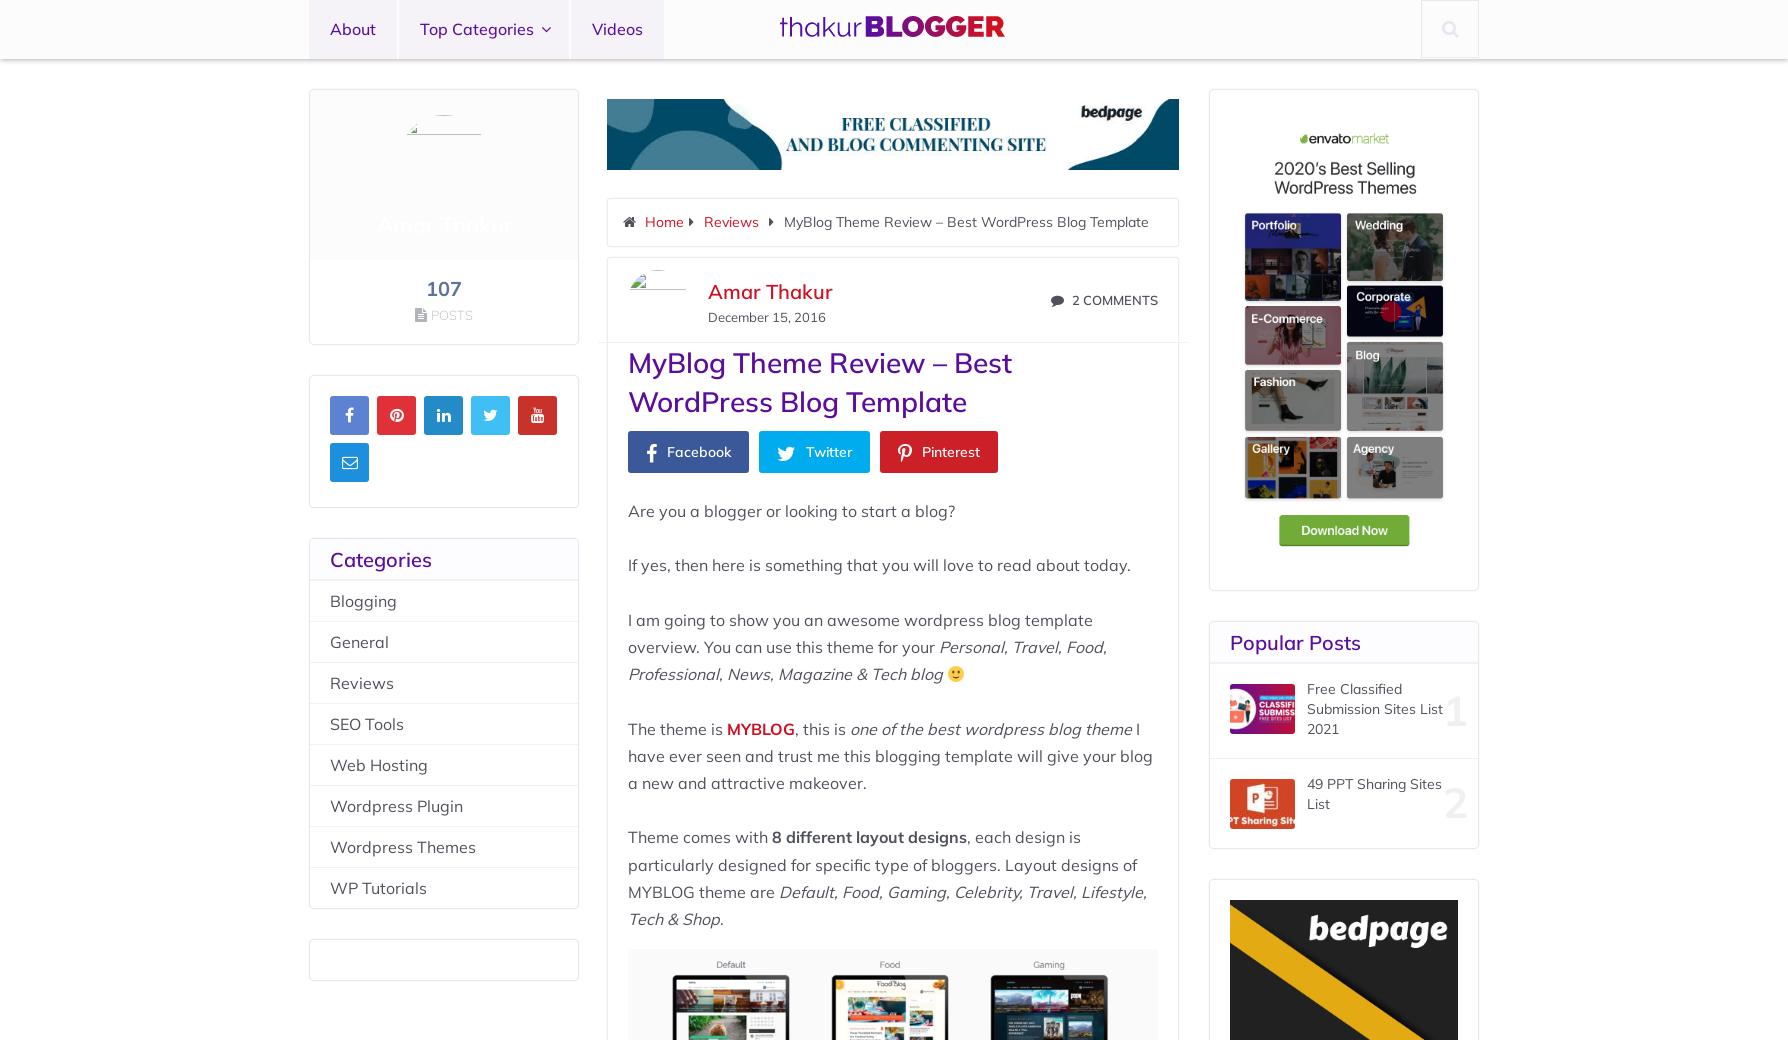 This screenshot has width=1788, height=1040. What do you see at coordinates (719, 918) in the screenshot?
I see `'.'` at bounding box center [719, 918].